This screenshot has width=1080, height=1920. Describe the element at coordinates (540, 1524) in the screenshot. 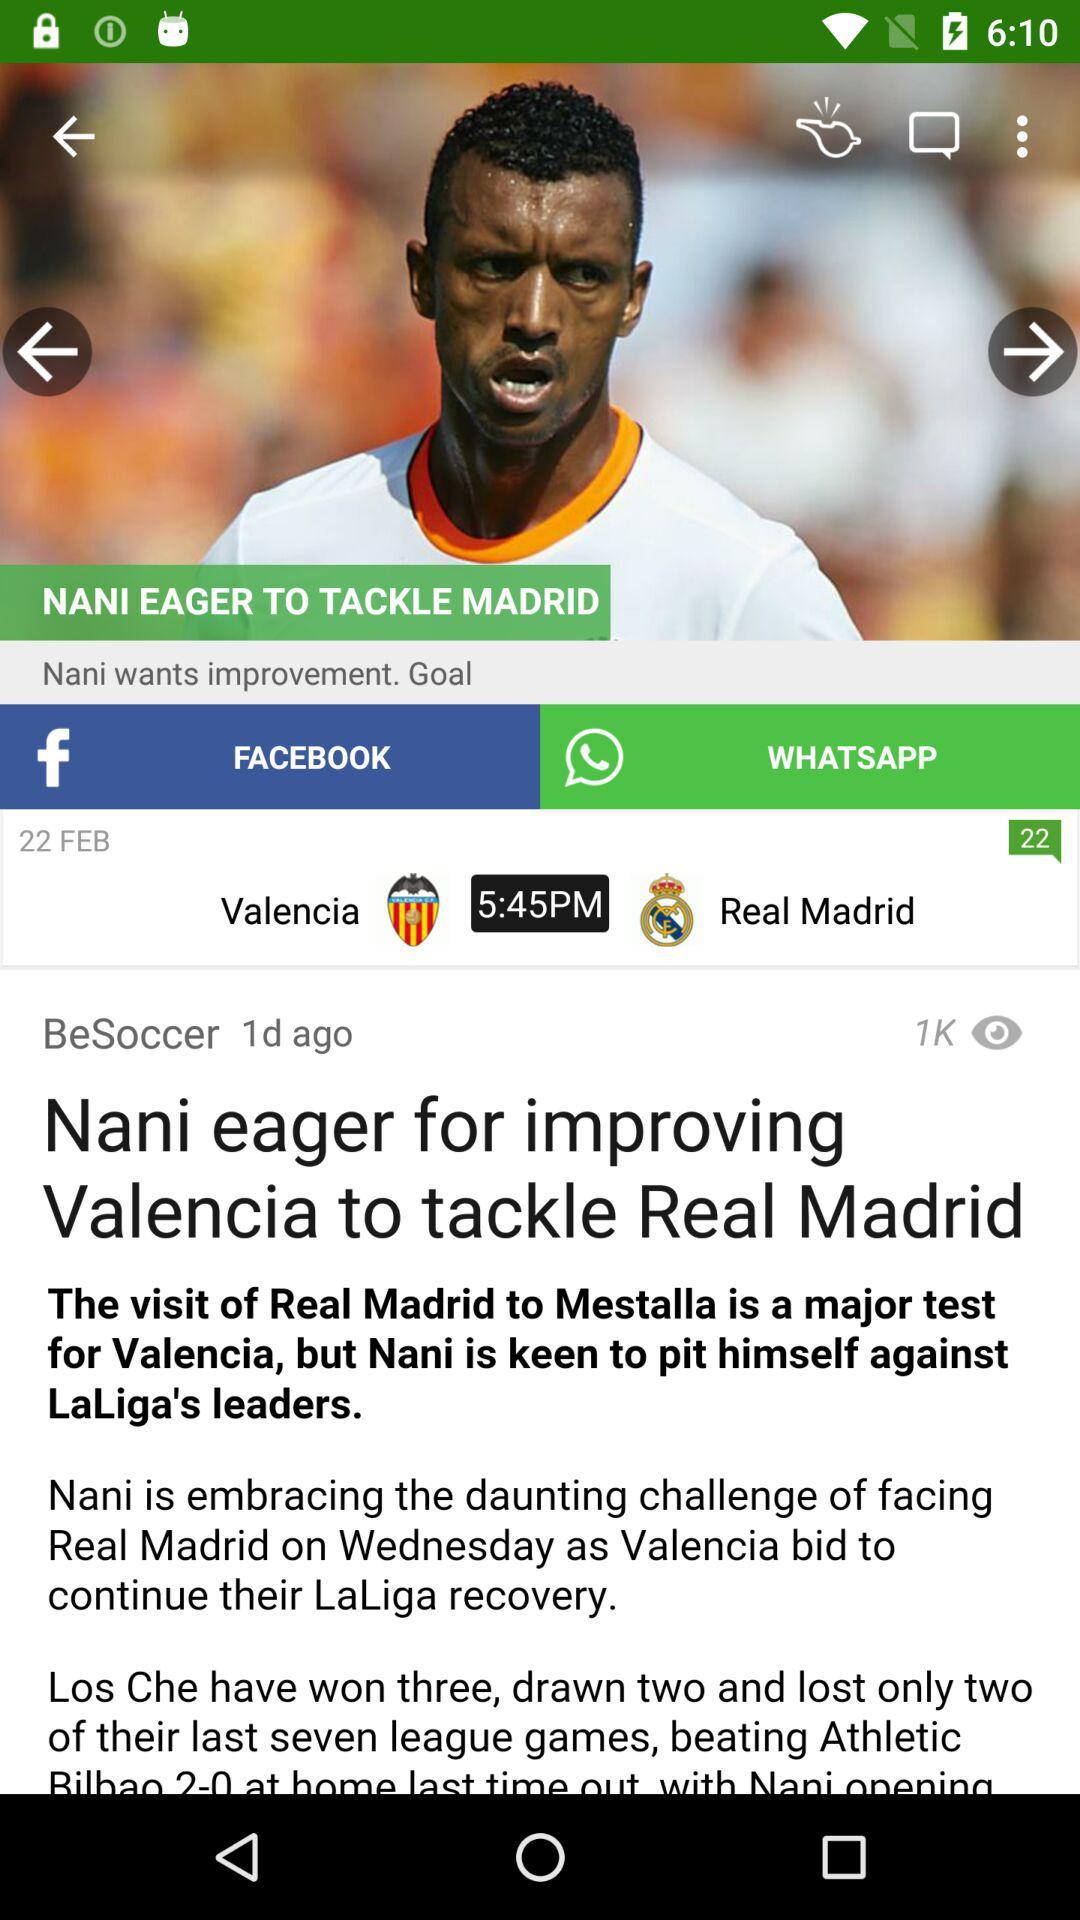

I see `advertisement` at that location.